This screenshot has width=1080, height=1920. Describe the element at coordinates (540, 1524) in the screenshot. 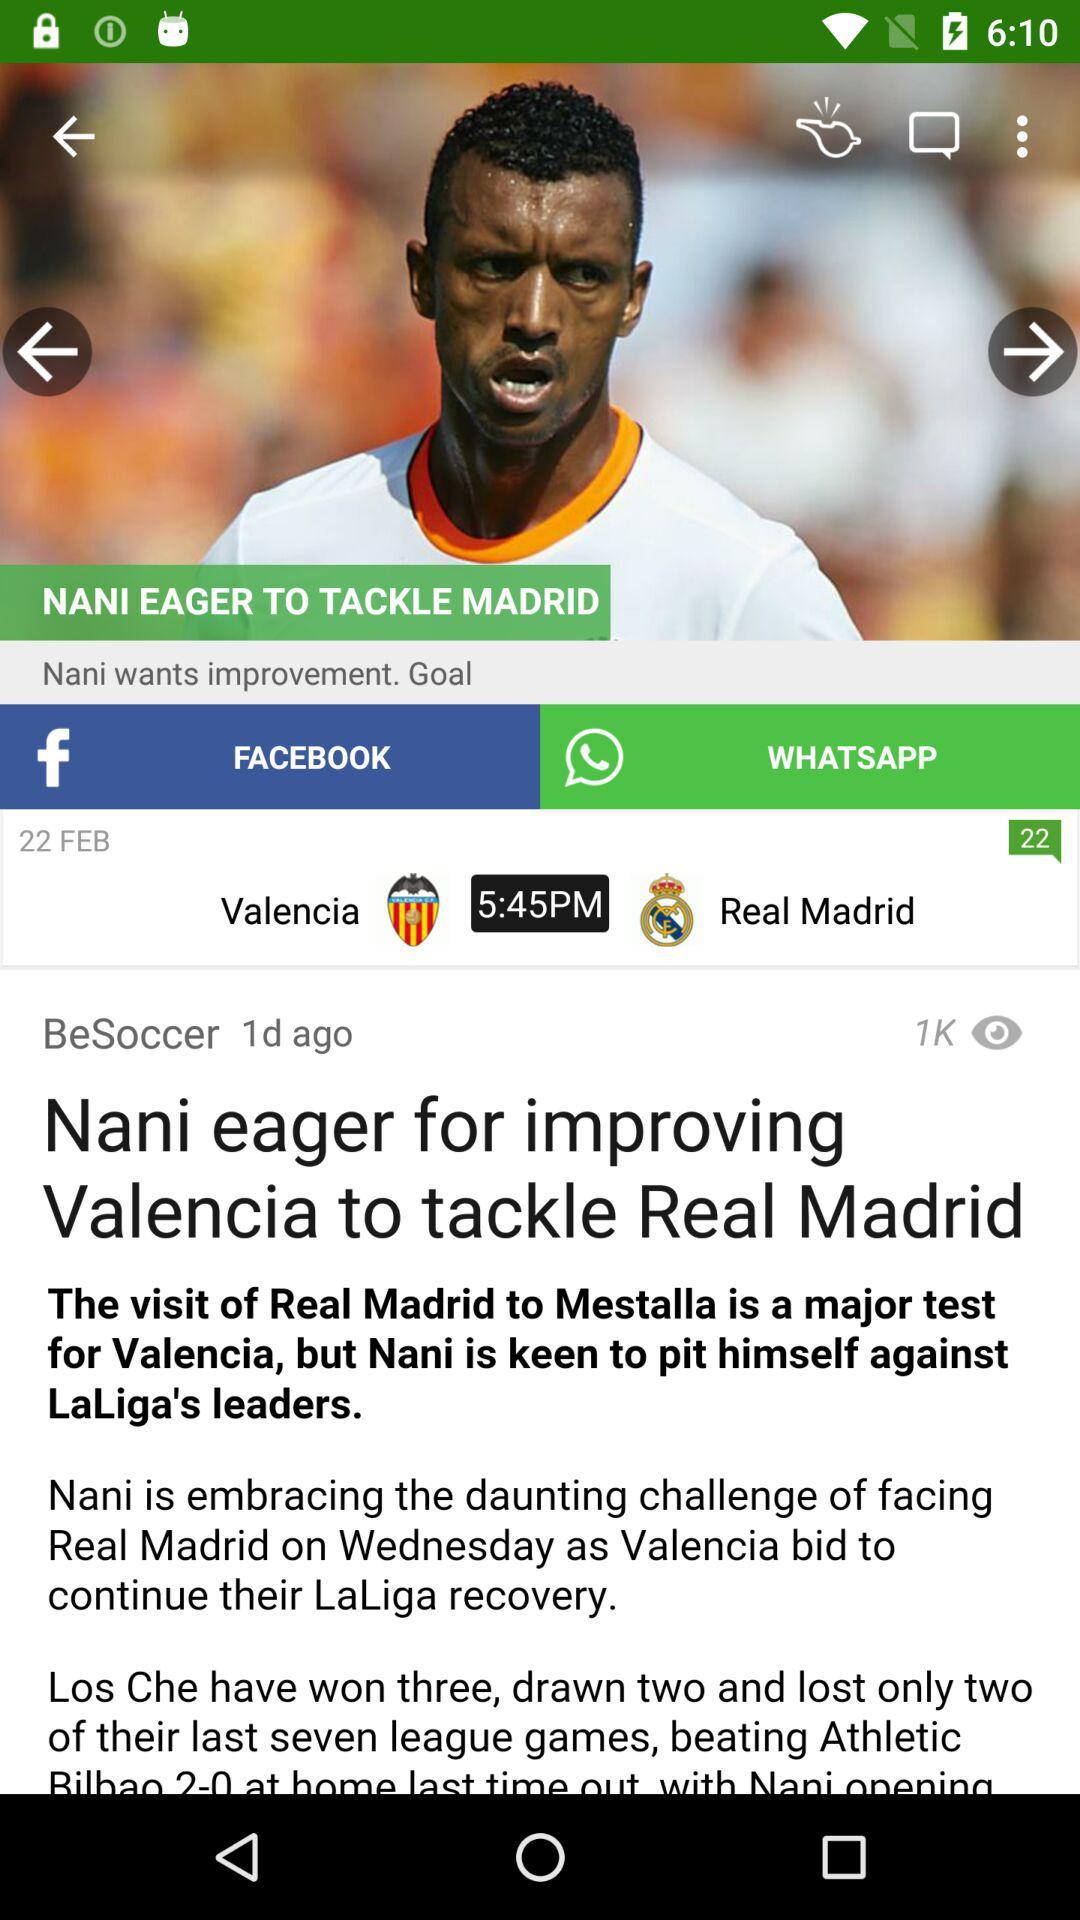

I see `advertisement` at that location.